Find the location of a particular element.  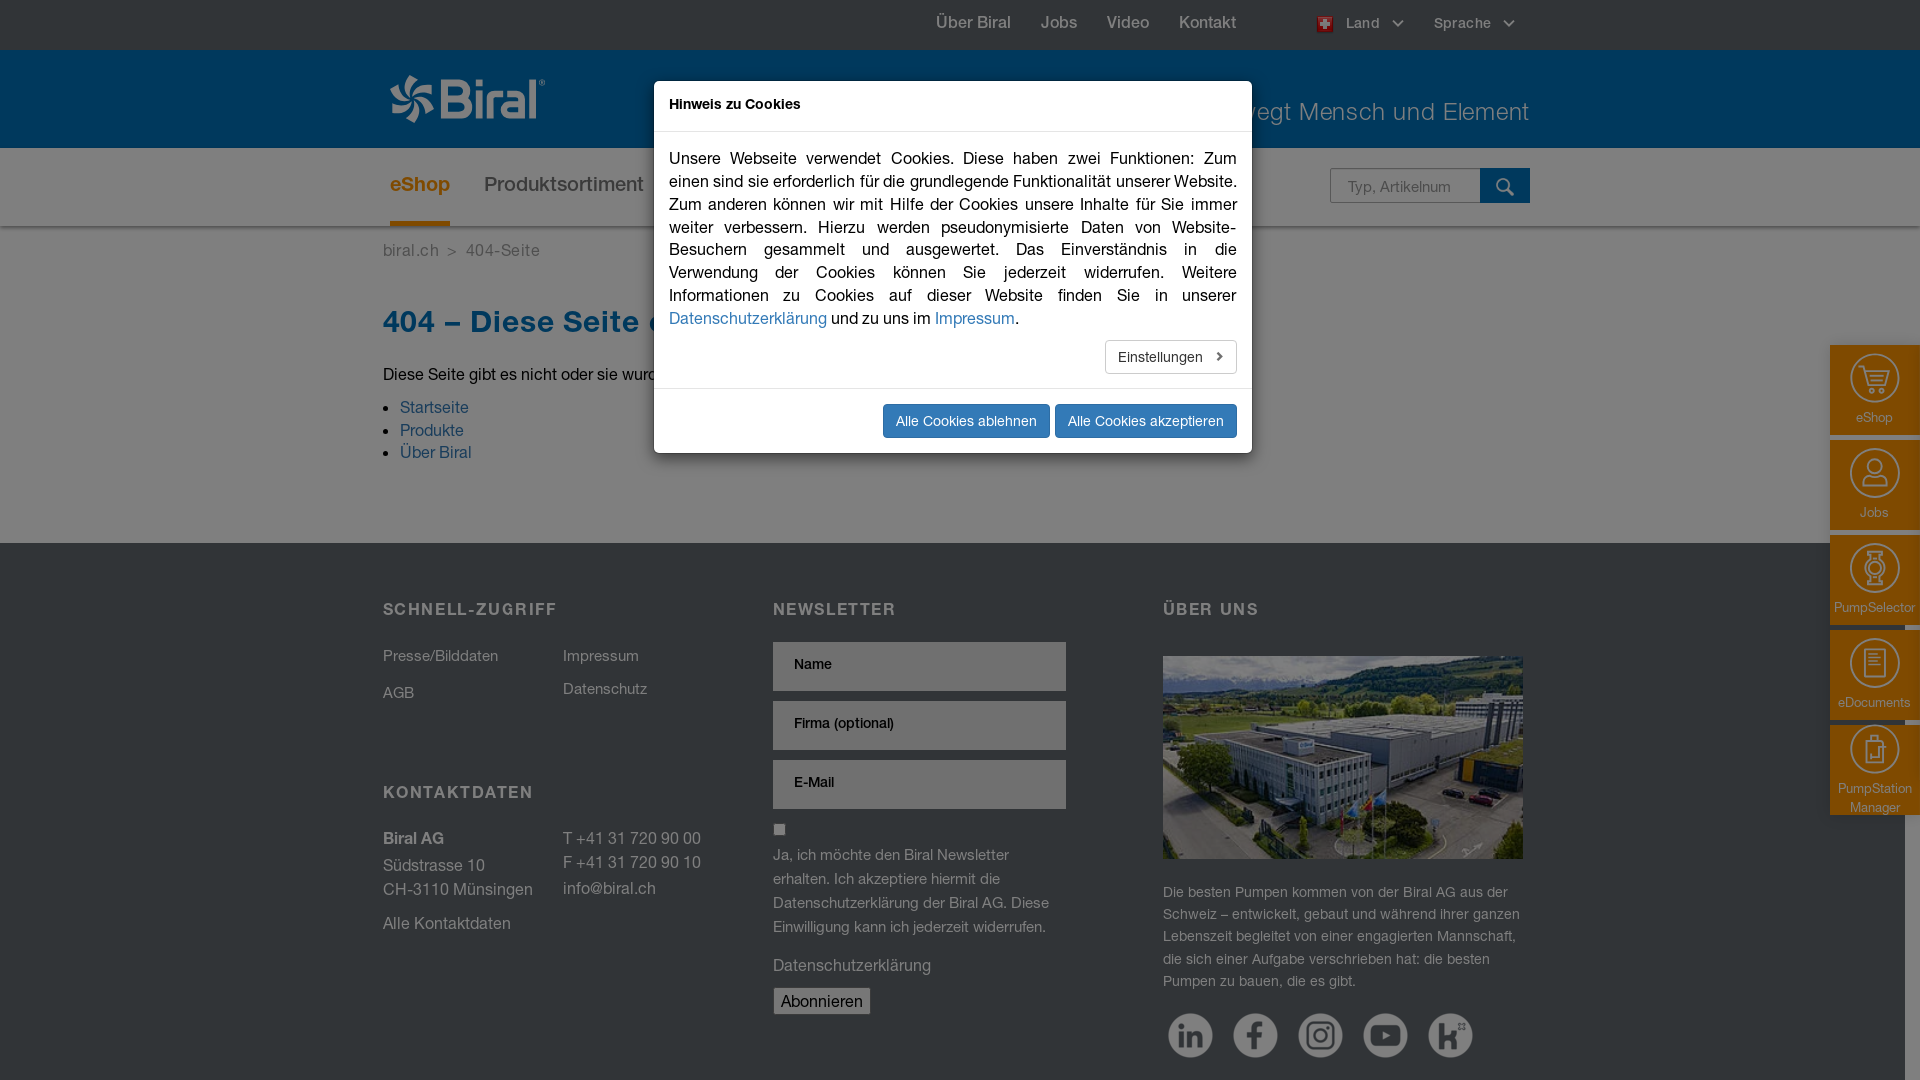

'biral.ch' is located at coordinates (409, 248).